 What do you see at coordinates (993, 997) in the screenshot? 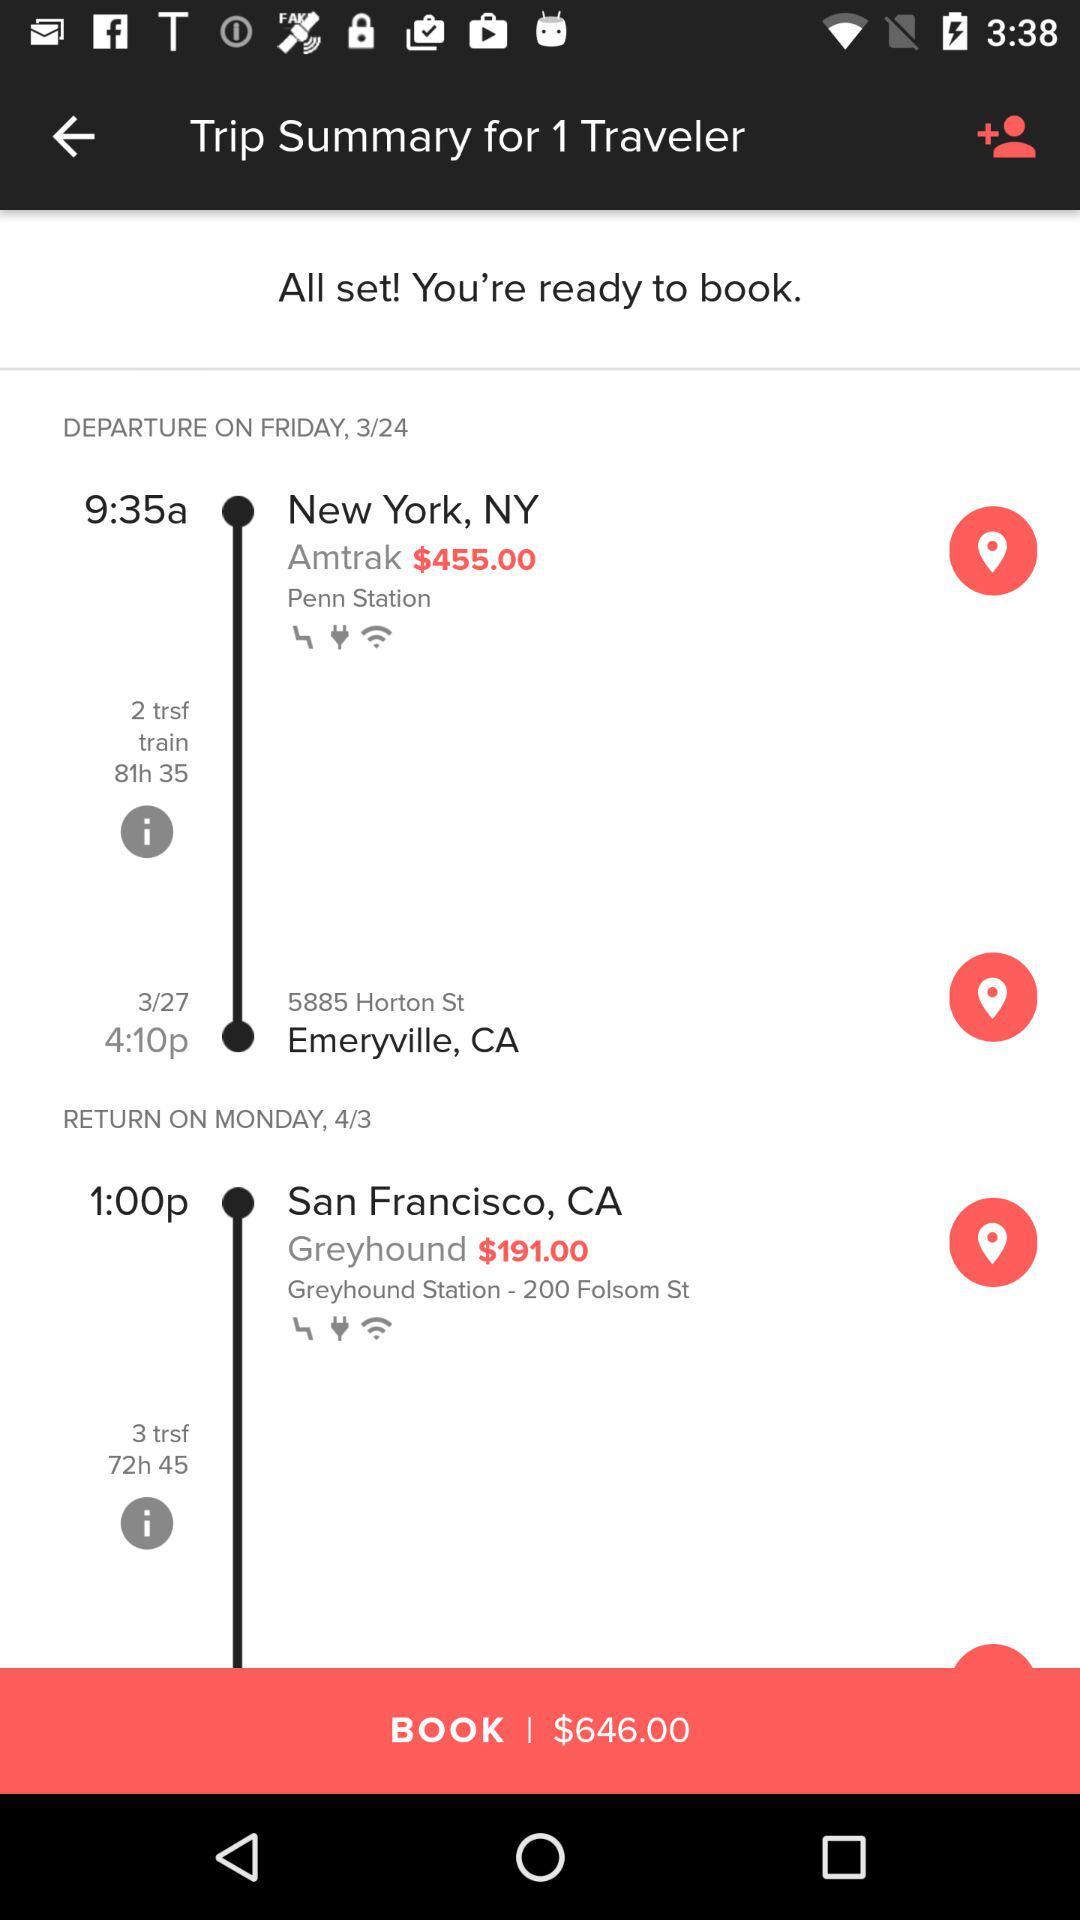
I see `show destination location` at bounding box center [993, 997].